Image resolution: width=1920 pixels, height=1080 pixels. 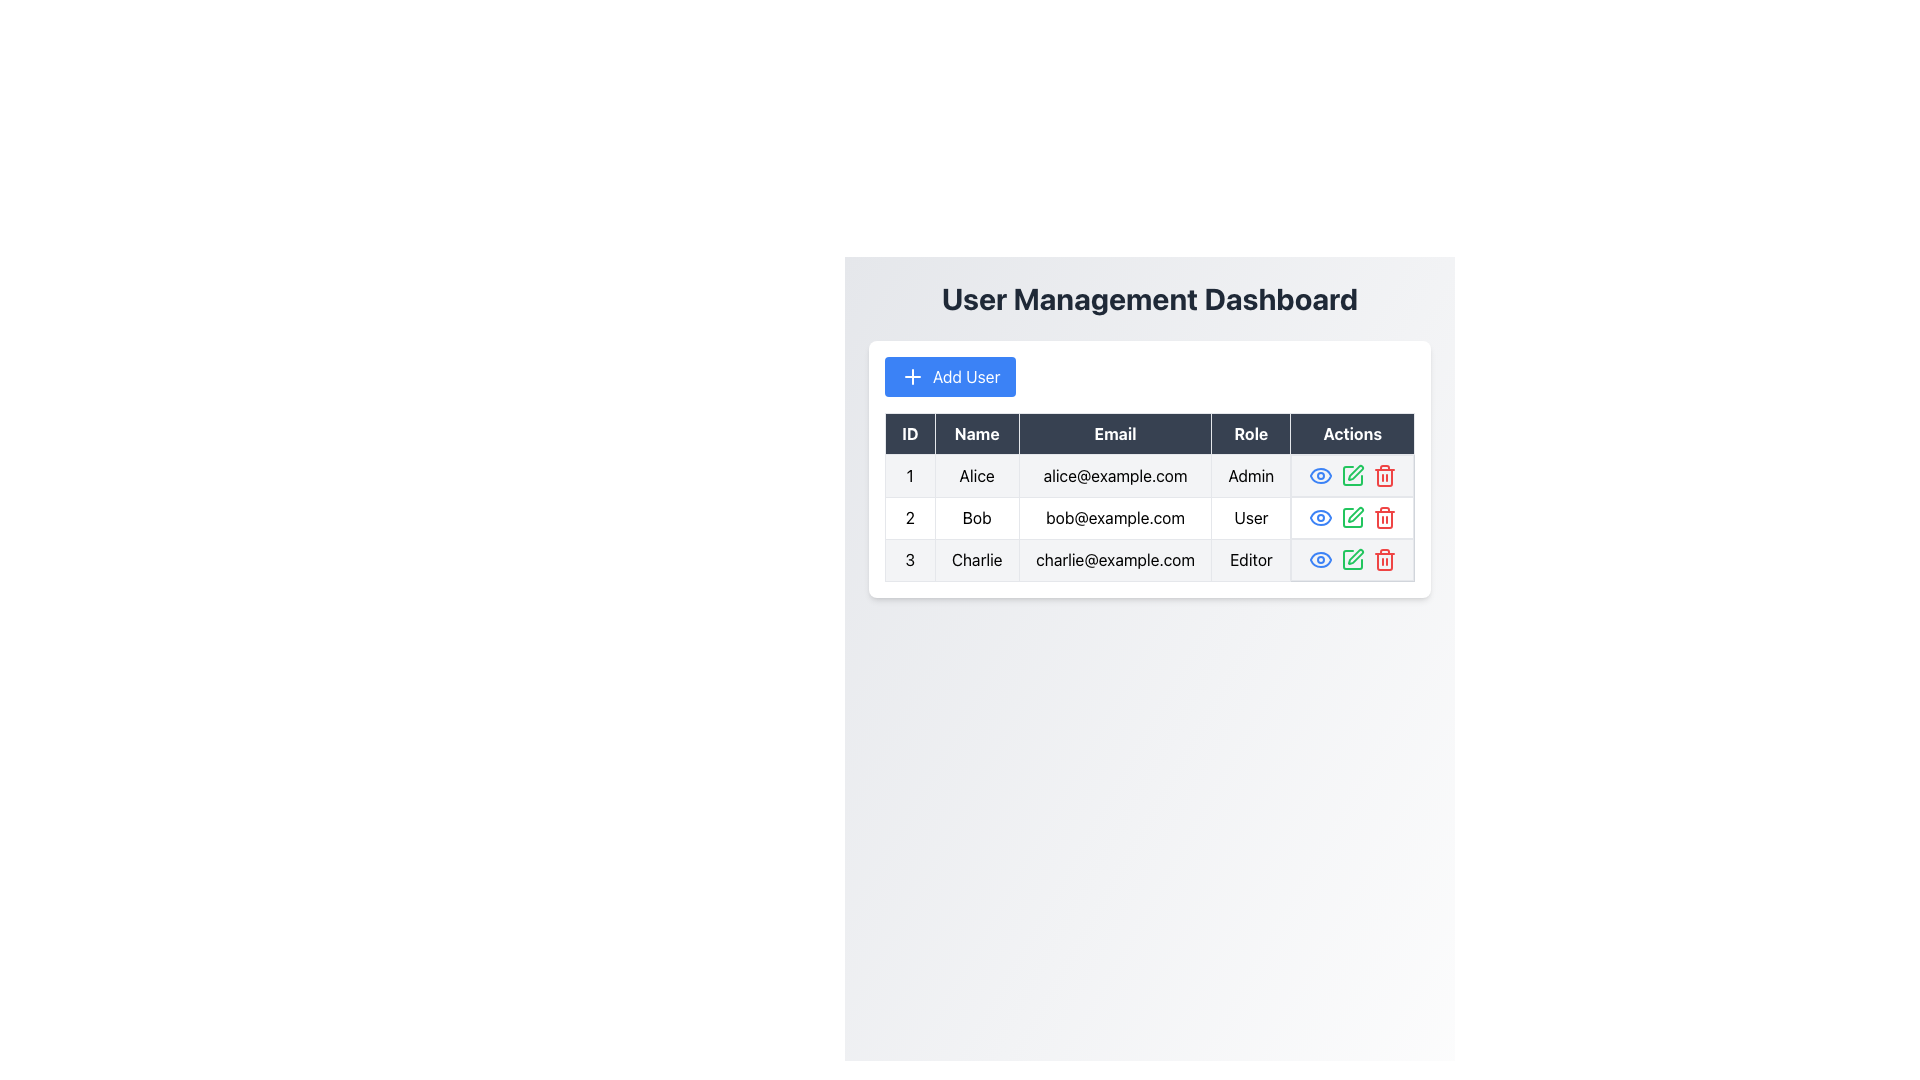 I want to click on the 'Name' label, which is the second column header in the table, centered in white font on a dark background, located between the 'ID' and 'Email' headers, so click(x=977, y=433).